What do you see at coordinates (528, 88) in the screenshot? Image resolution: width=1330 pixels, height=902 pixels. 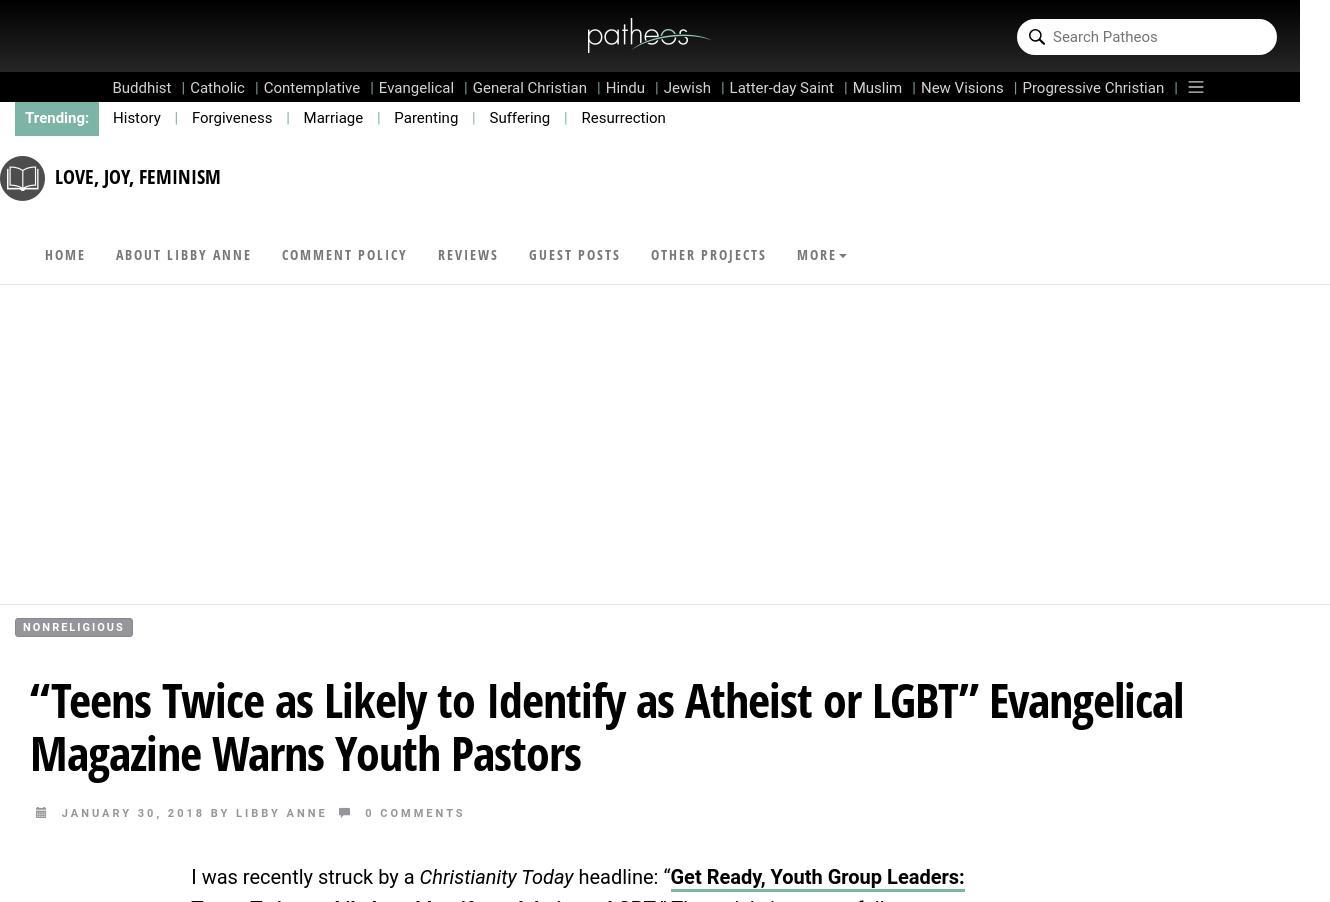 I see `'General Christian'` at bounding box center [528, 88].